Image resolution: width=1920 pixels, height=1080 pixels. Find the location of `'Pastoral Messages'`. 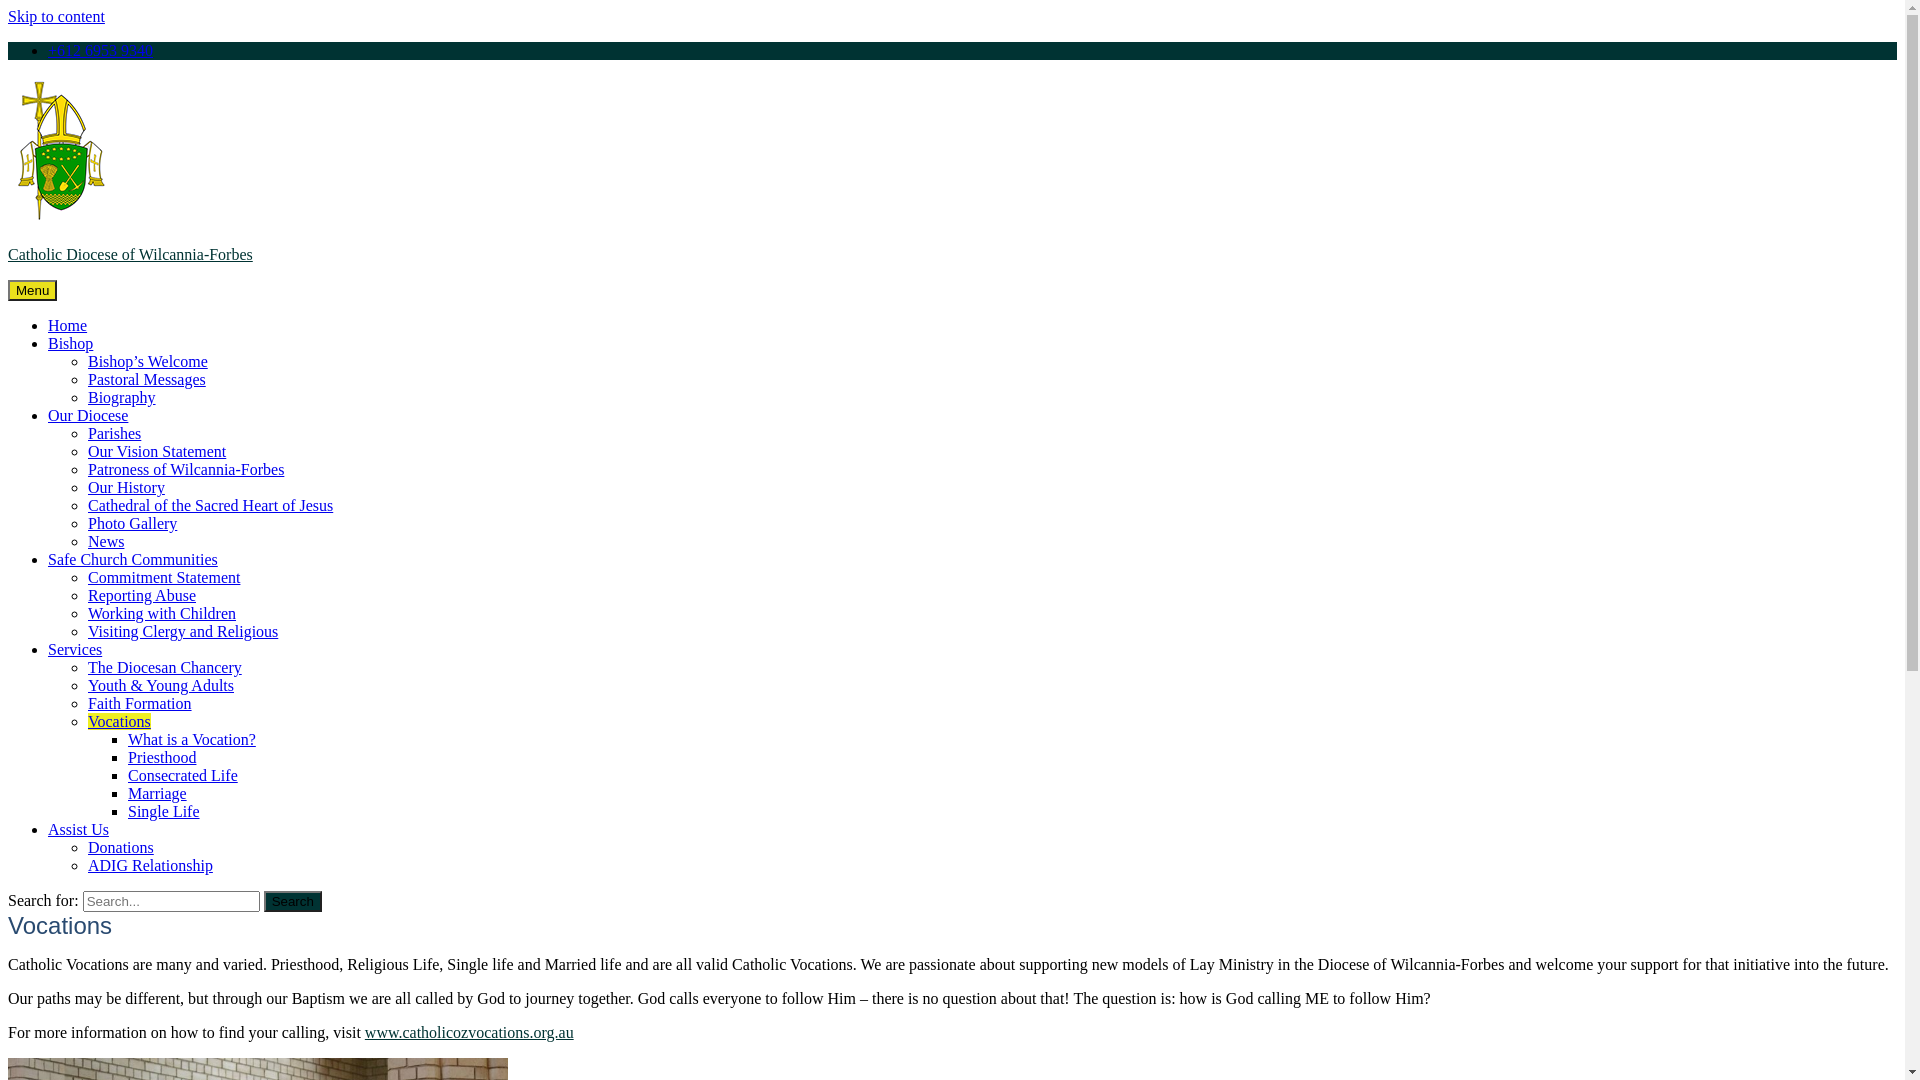

'Pastoral Messages' is located at coordinates (146, 379).